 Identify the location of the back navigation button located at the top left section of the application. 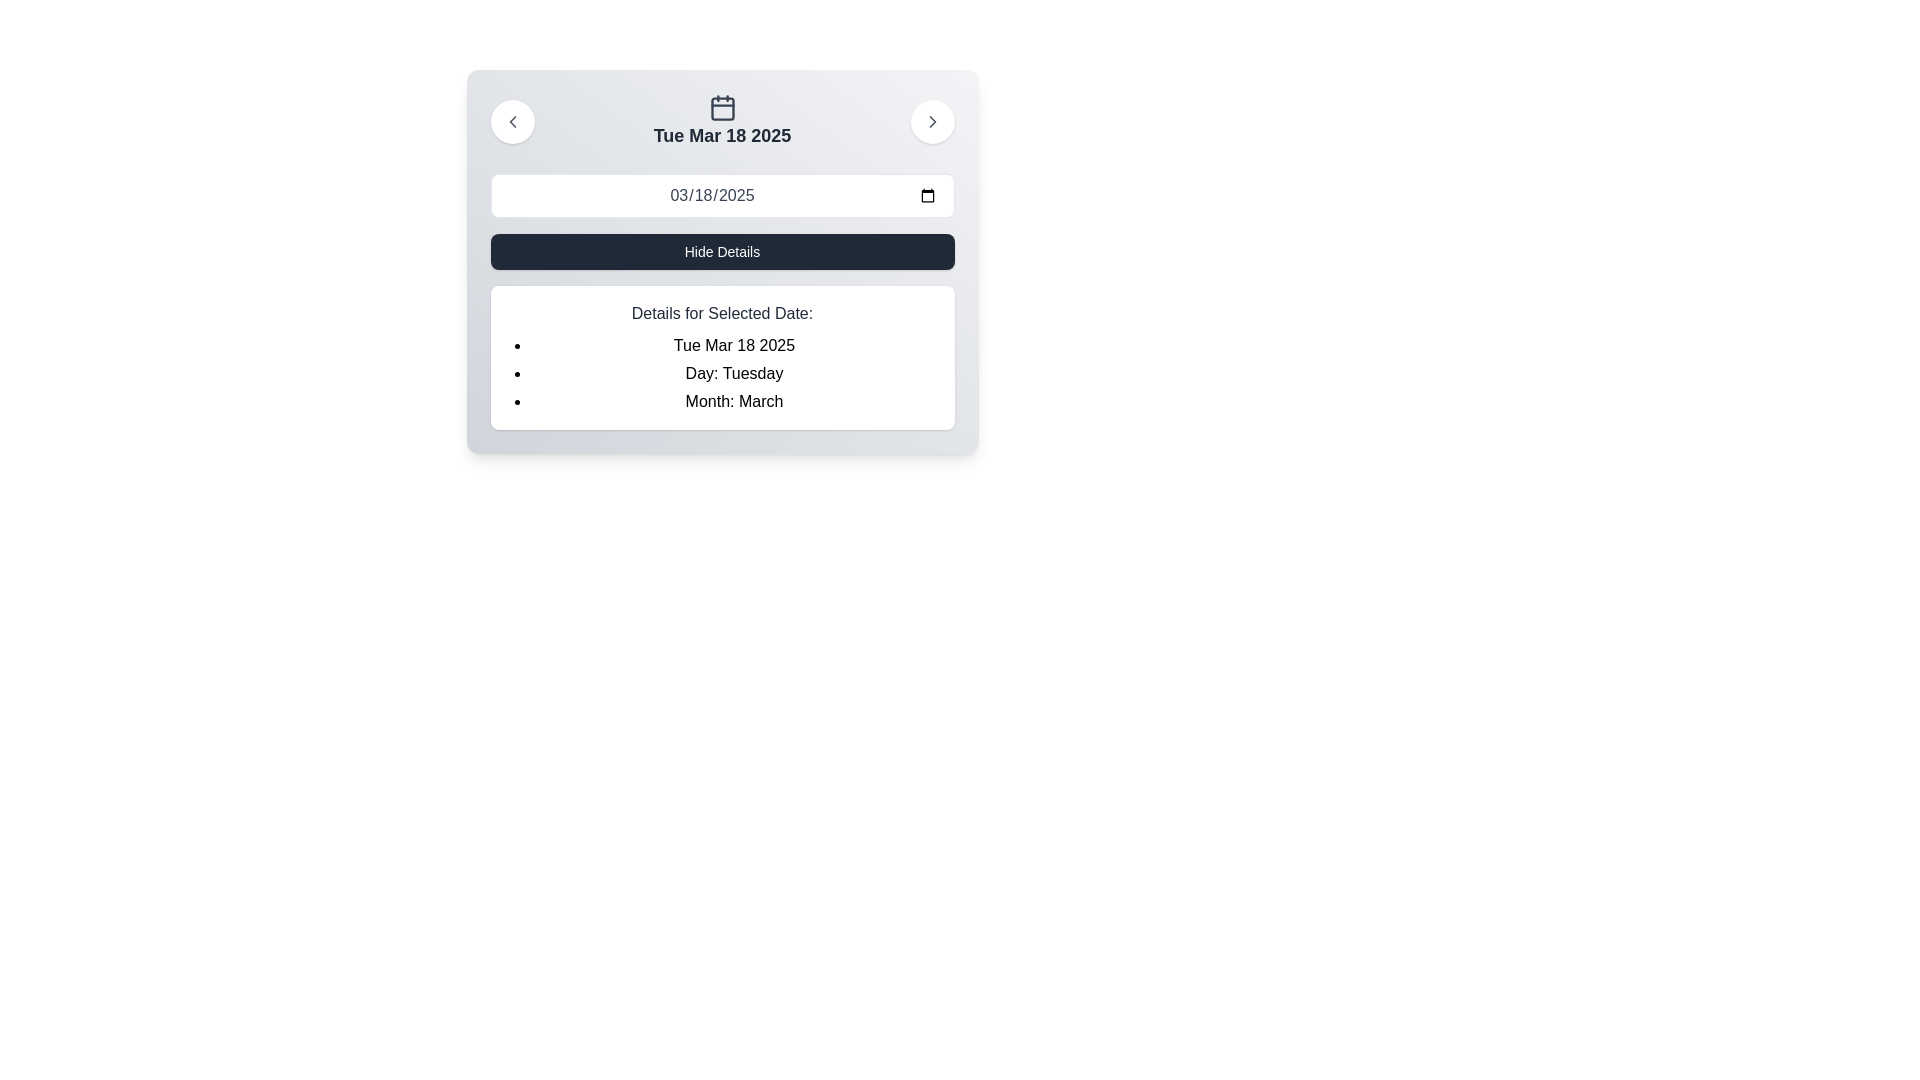
(512, 122).